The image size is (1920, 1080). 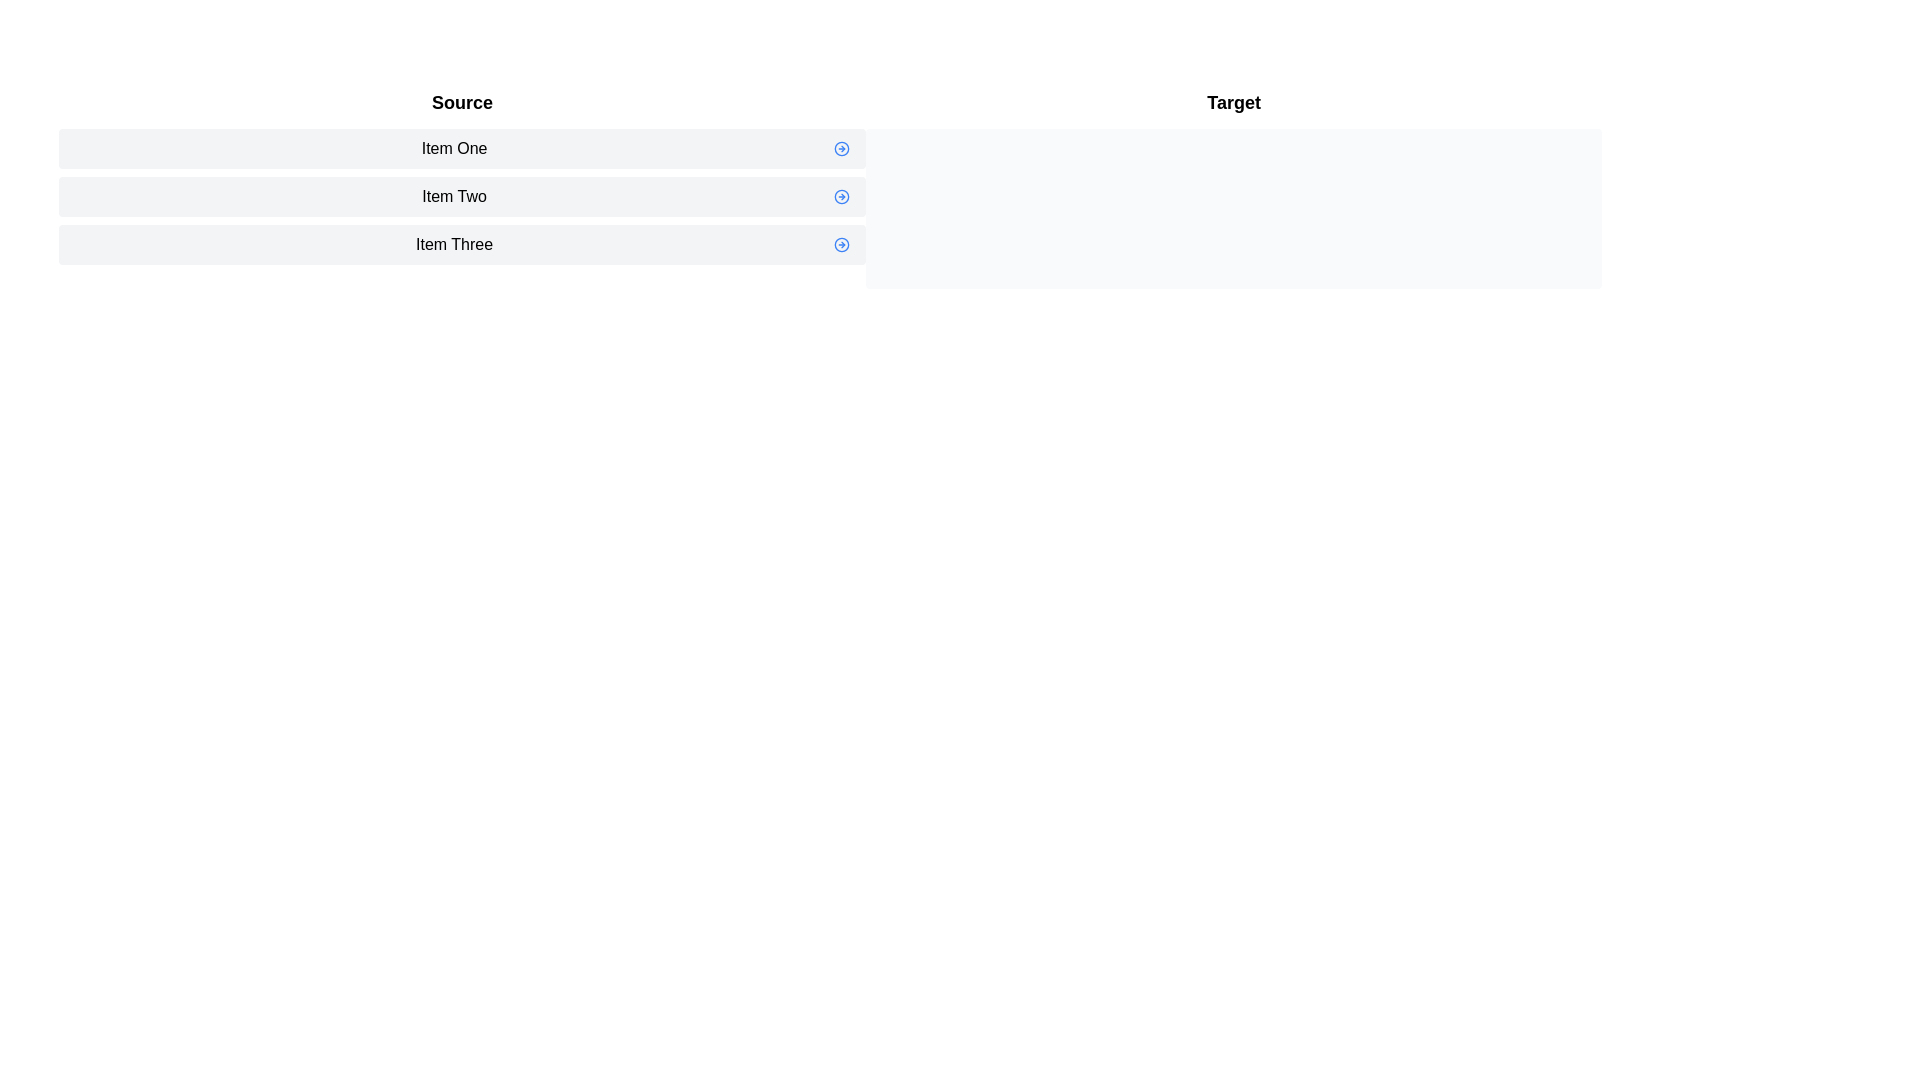 I want to click on text from the bold 'Source' label positioned at the top of the list of items, so click(x=461, y=103).